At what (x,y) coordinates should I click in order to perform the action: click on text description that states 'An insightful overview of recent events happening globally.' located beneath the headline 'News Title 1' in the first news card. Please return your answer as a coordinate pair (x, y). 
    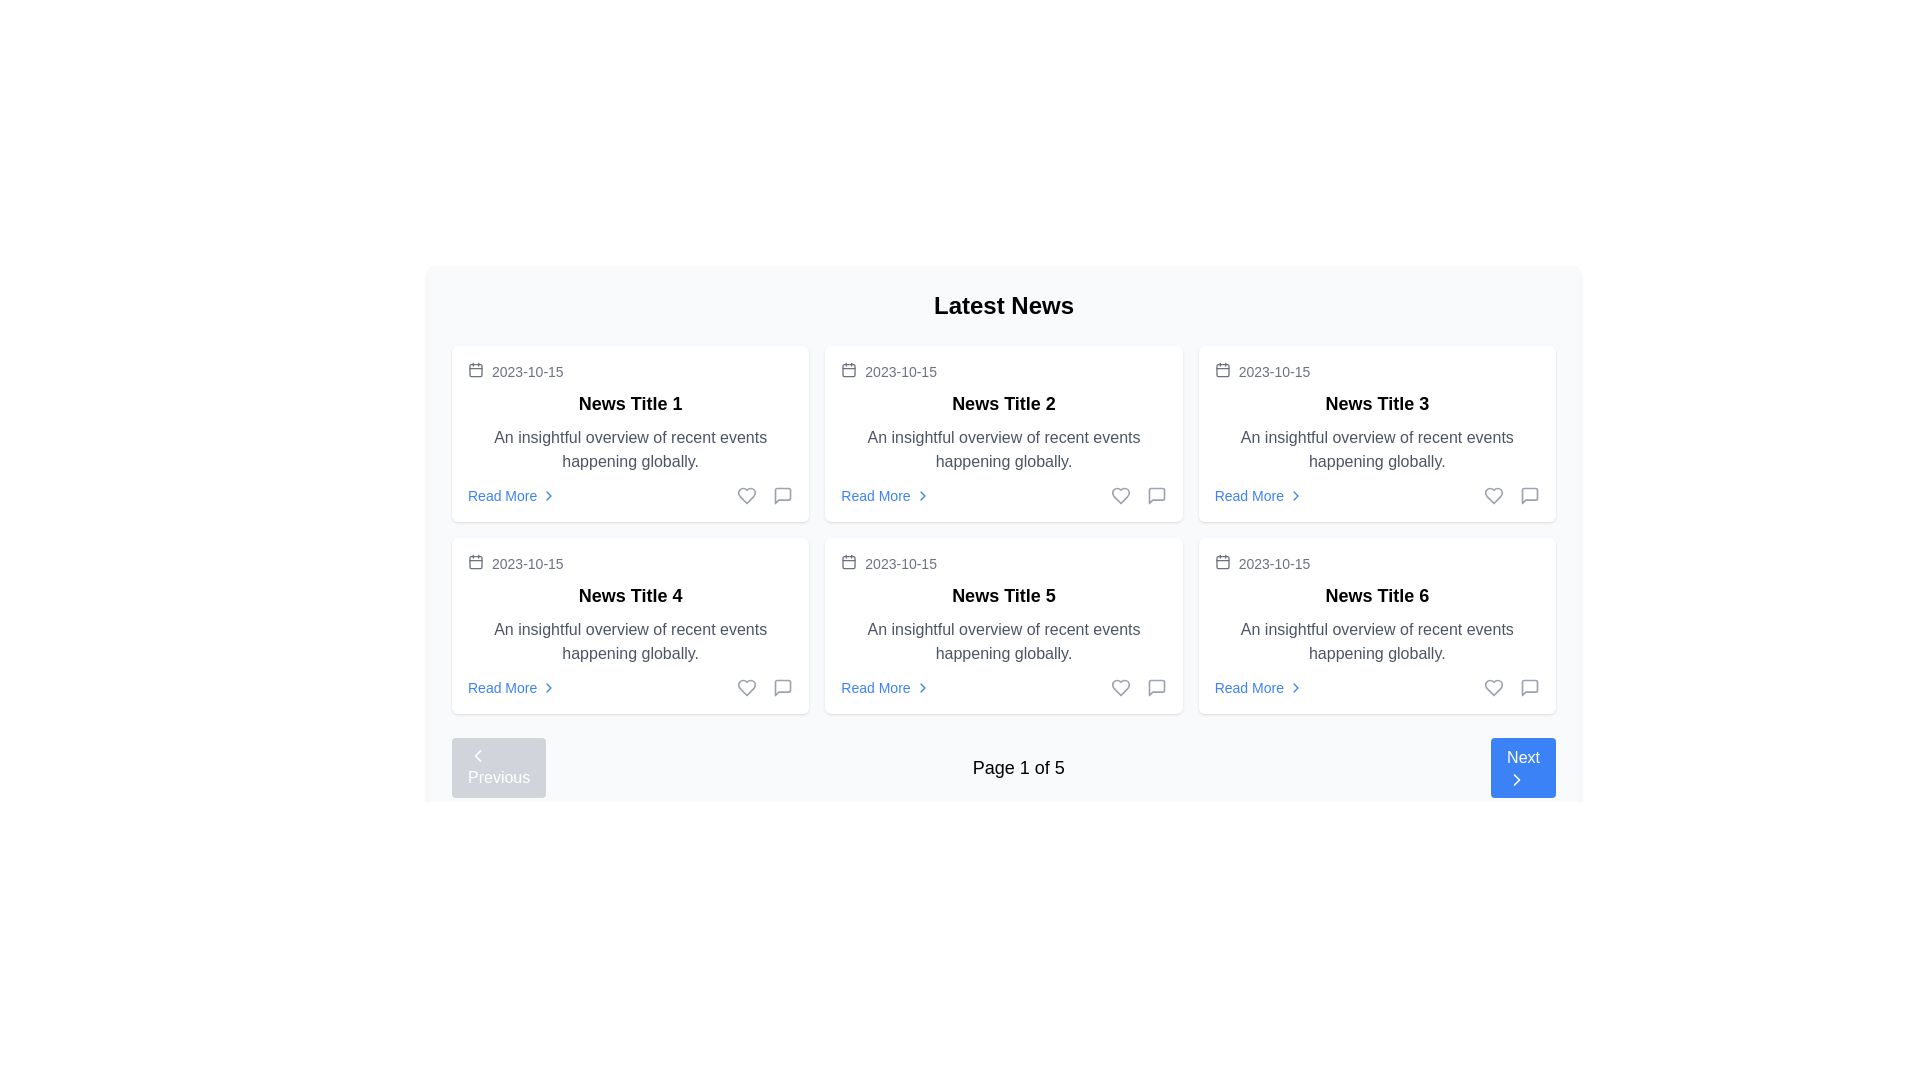
    Looking at the image, I should click on (629, 450).